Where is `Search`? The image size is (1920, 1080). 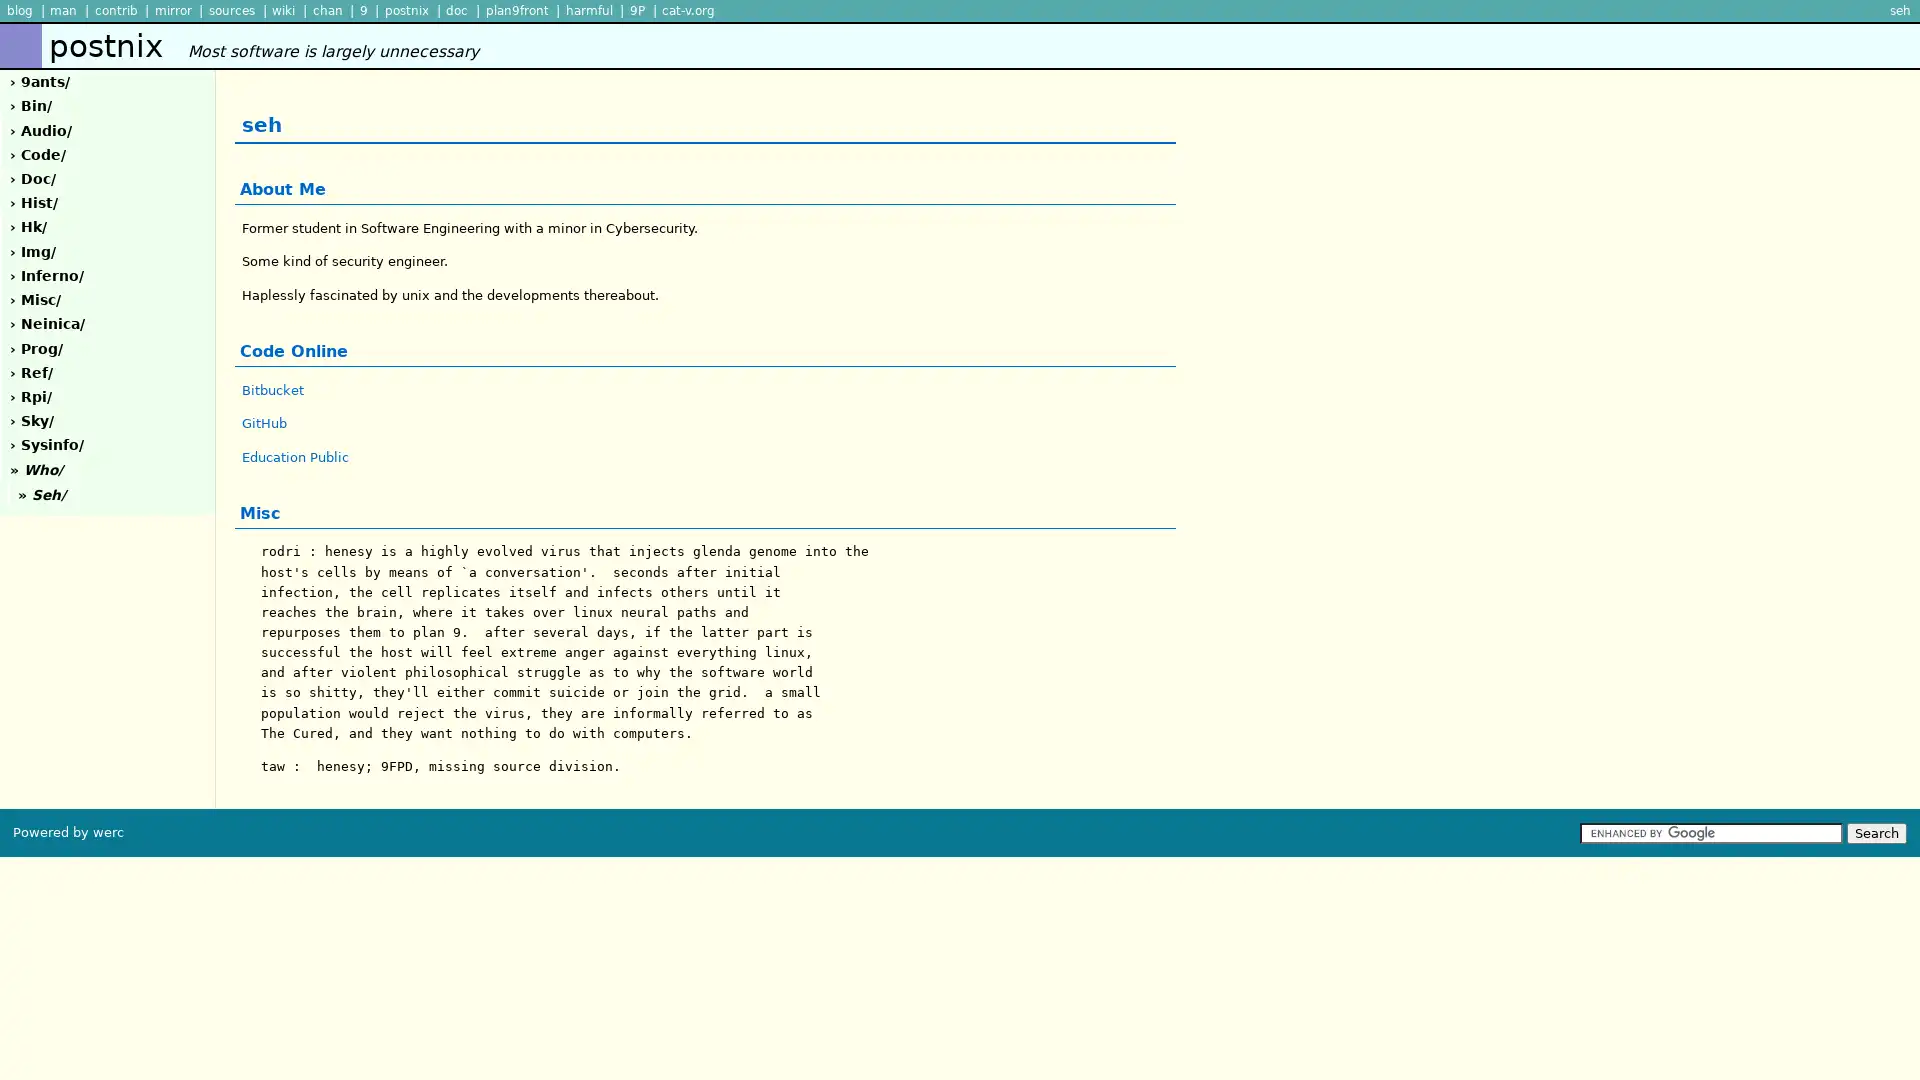
Search is located at coordinates (1875, 832).